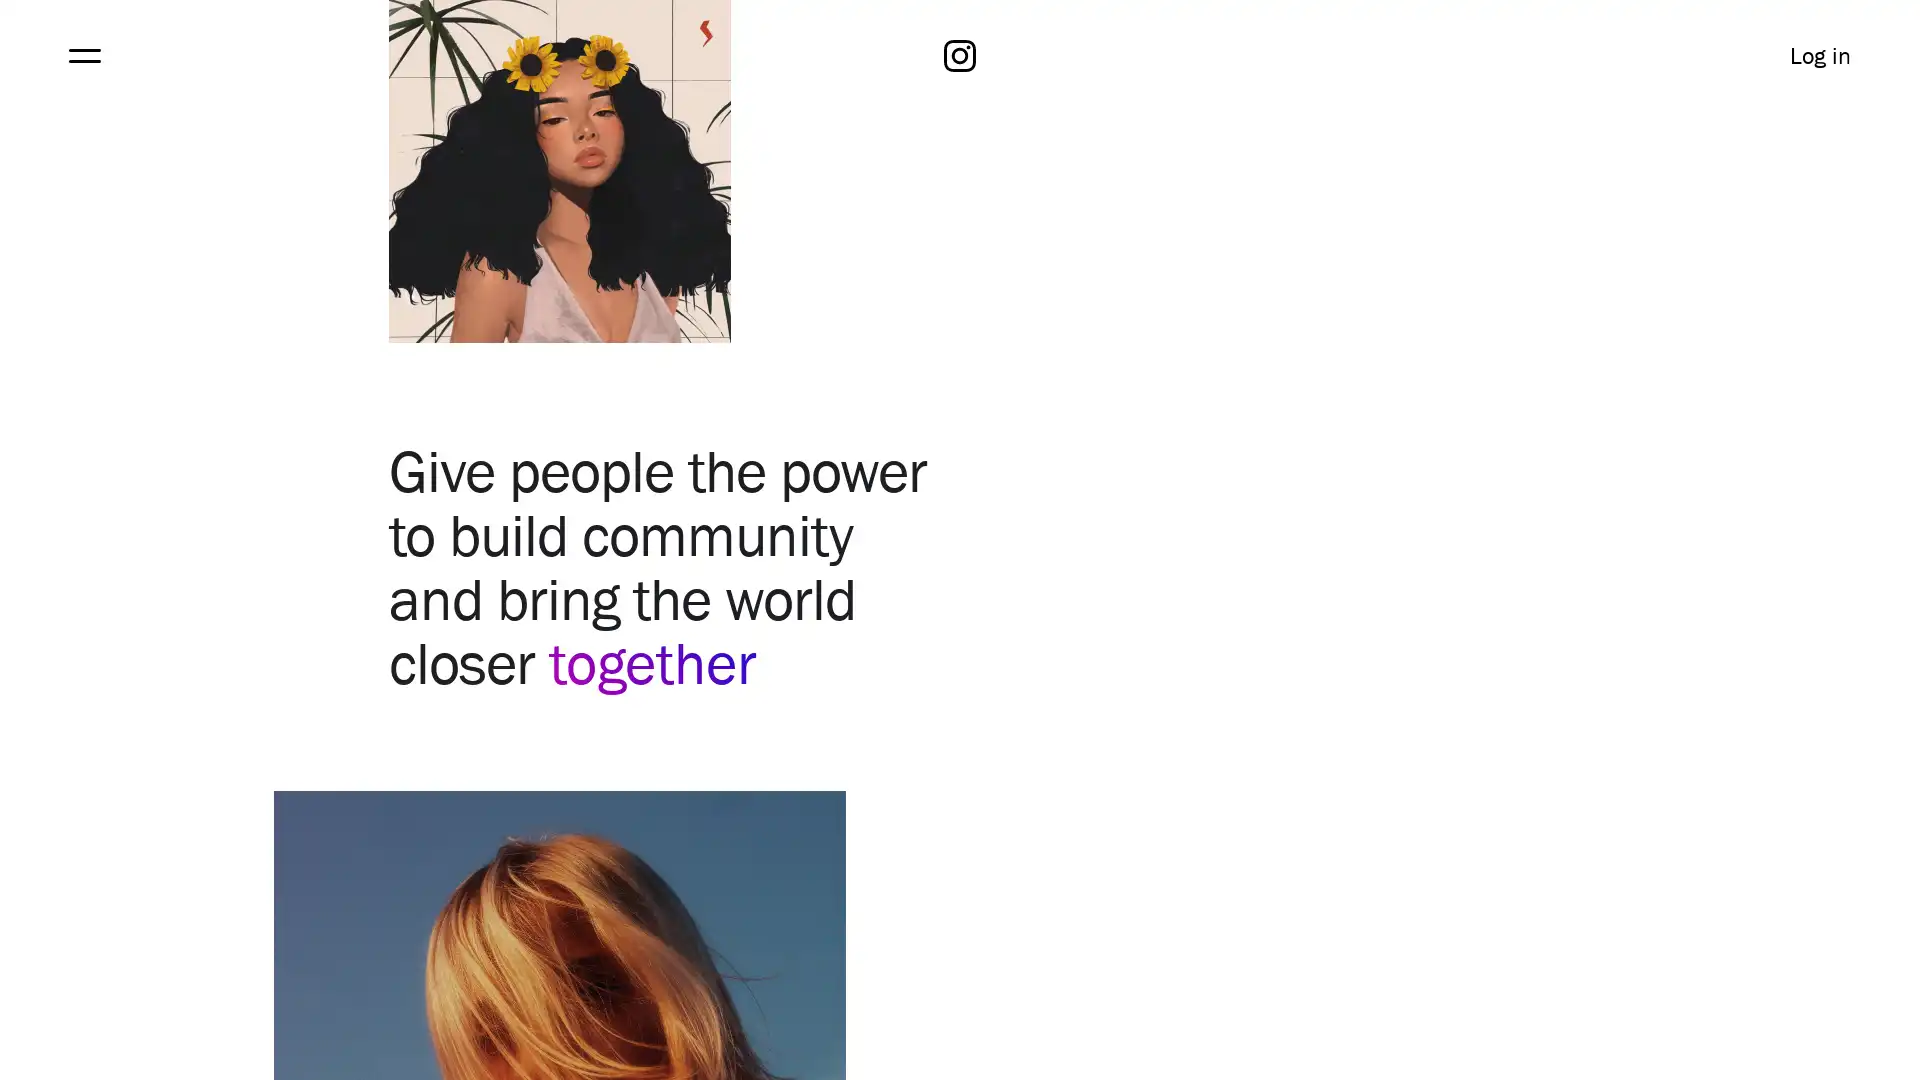 The width and height of the screenshot is (1920, 1080). I want to click on together, so click(652, 662).